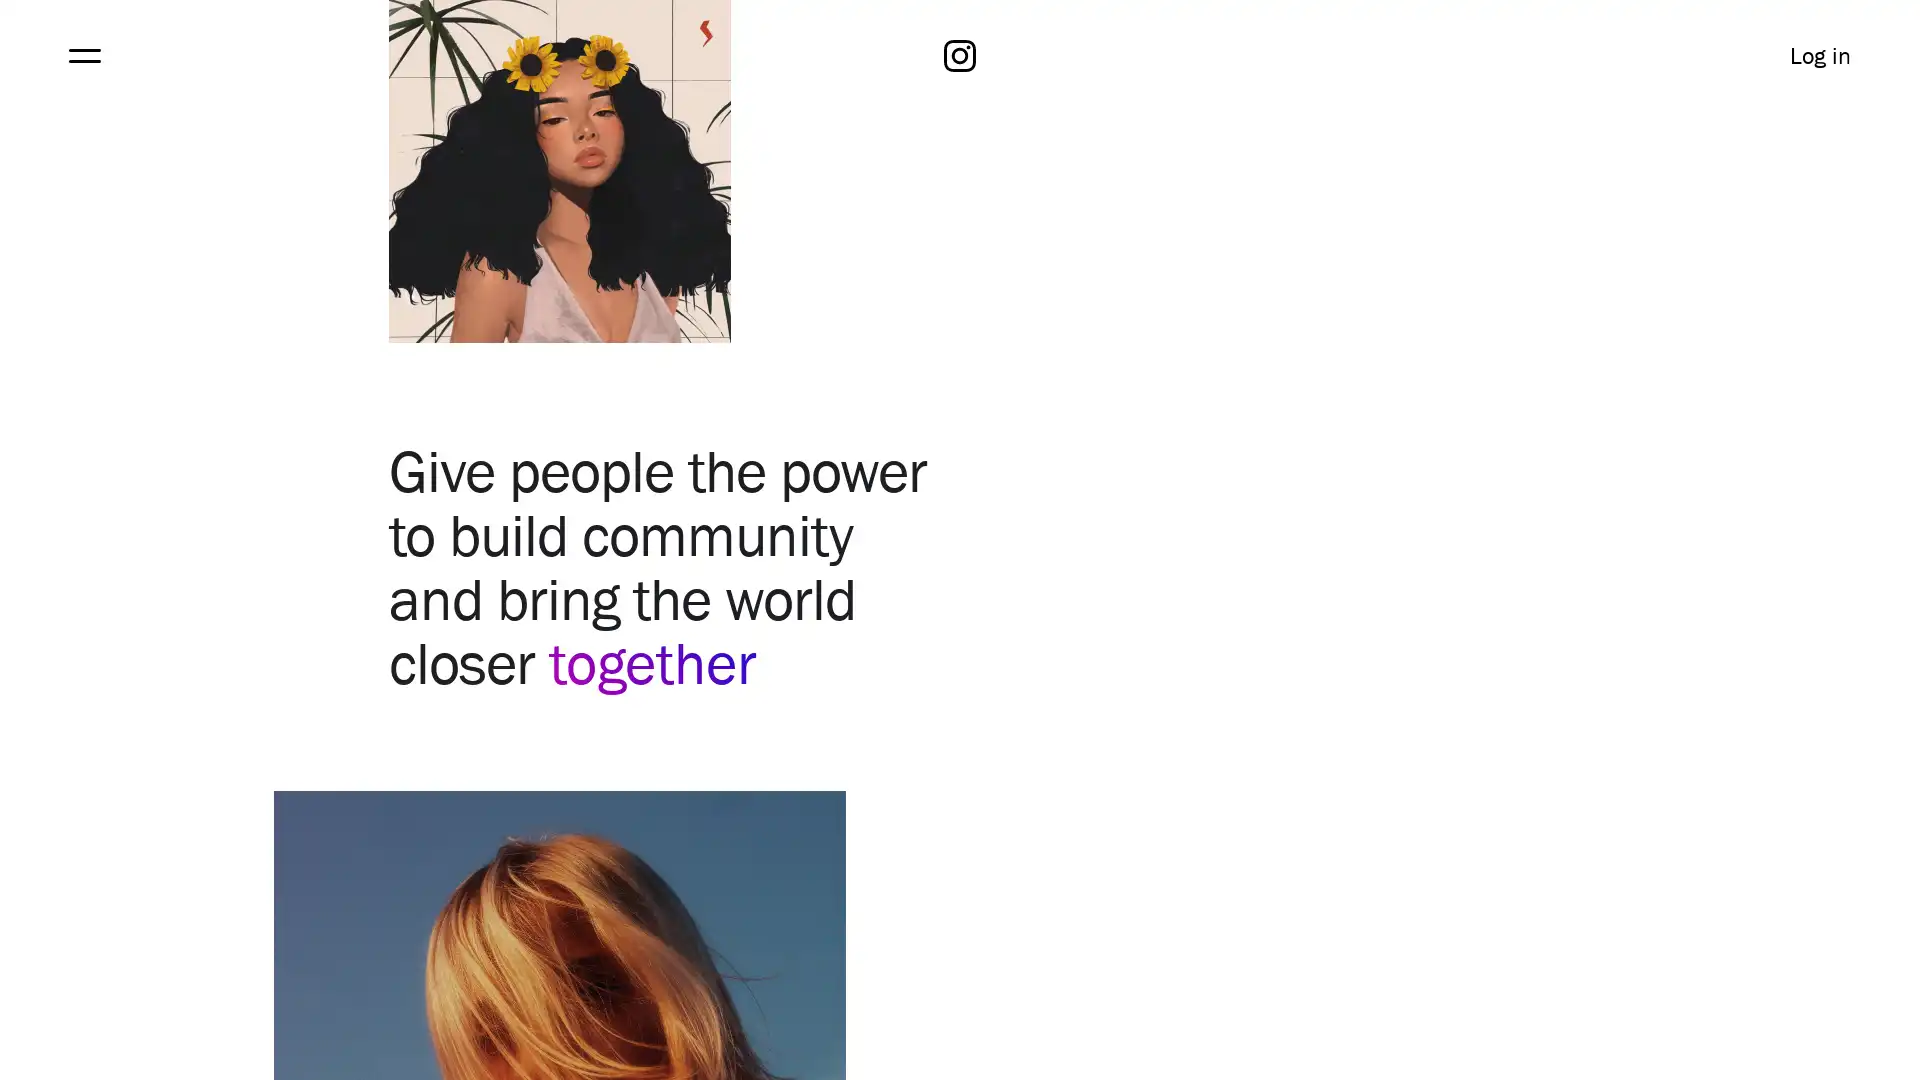 The width and height of the screenshot is (1920, 1080). I want to click on together, so click(652, 662).